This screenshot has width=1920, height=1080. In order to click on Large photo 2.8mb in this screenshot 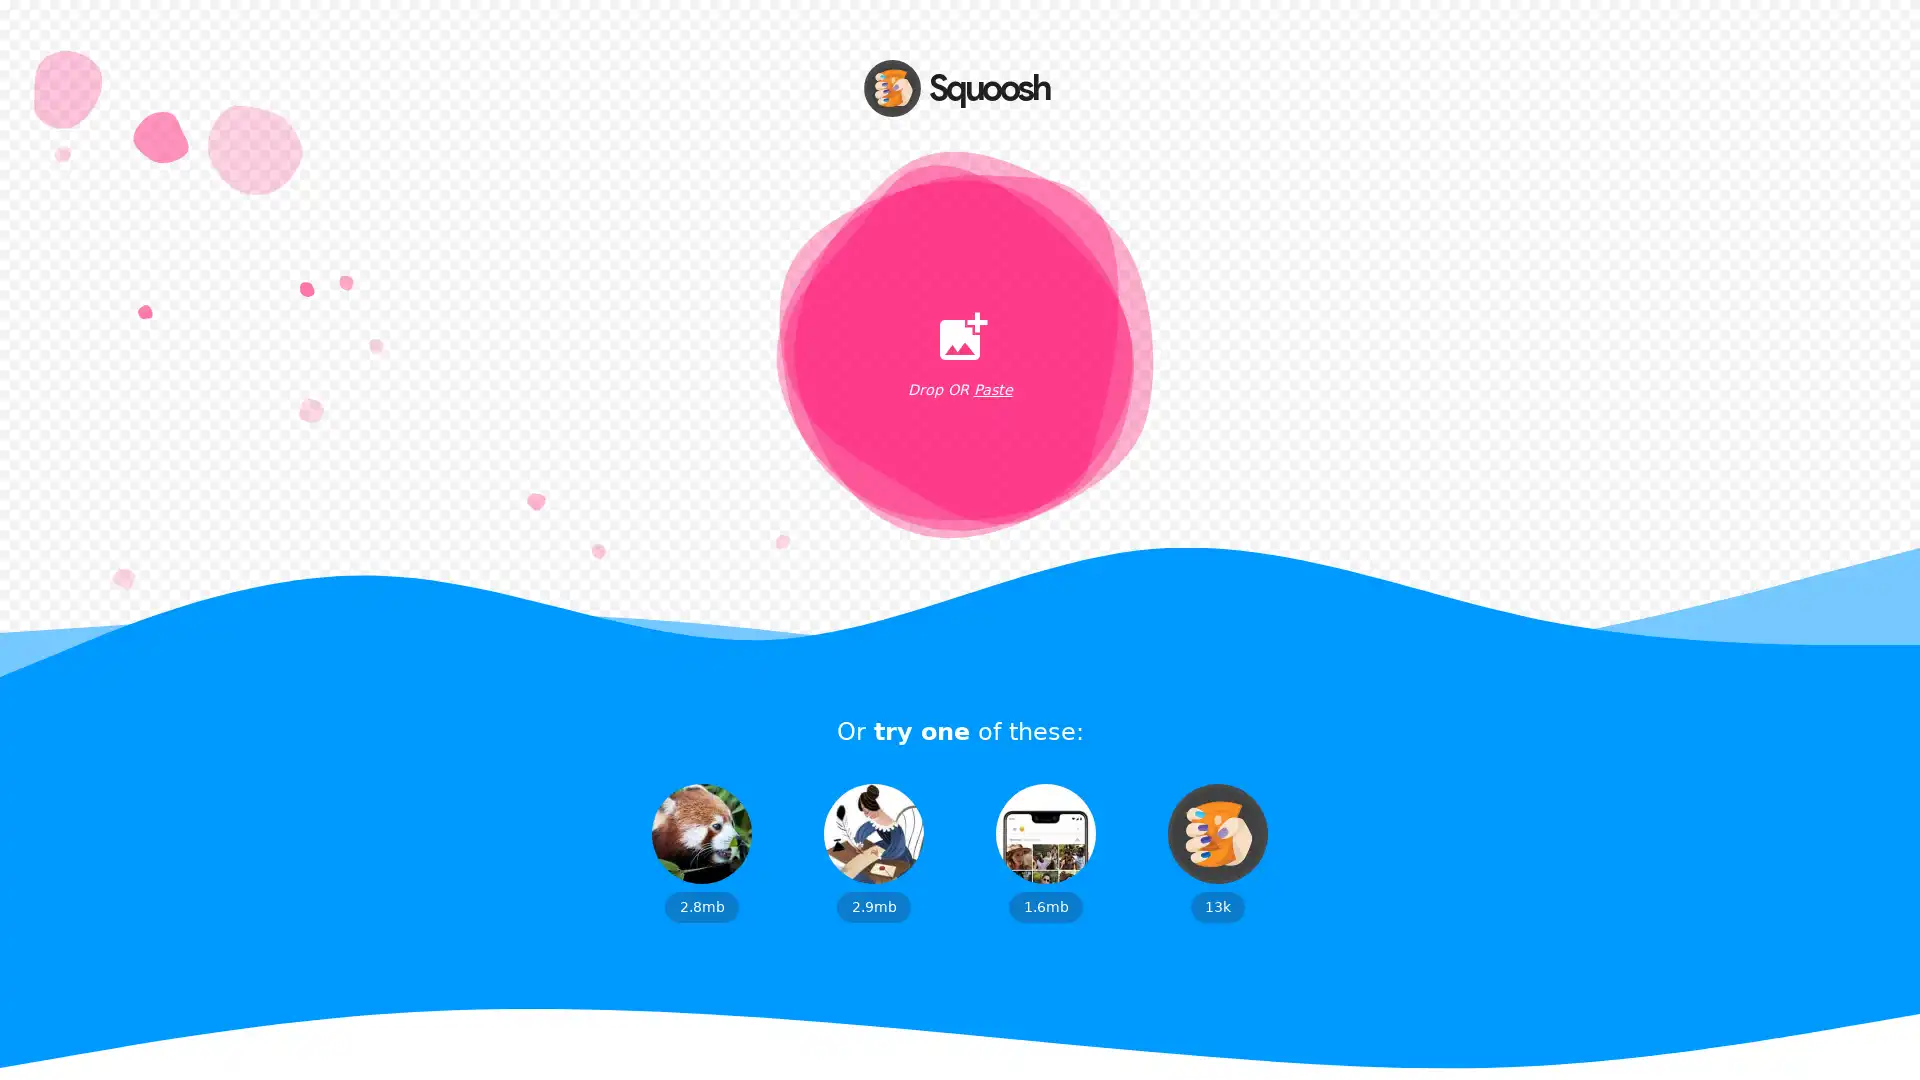, I will do `click(701, 852)`.